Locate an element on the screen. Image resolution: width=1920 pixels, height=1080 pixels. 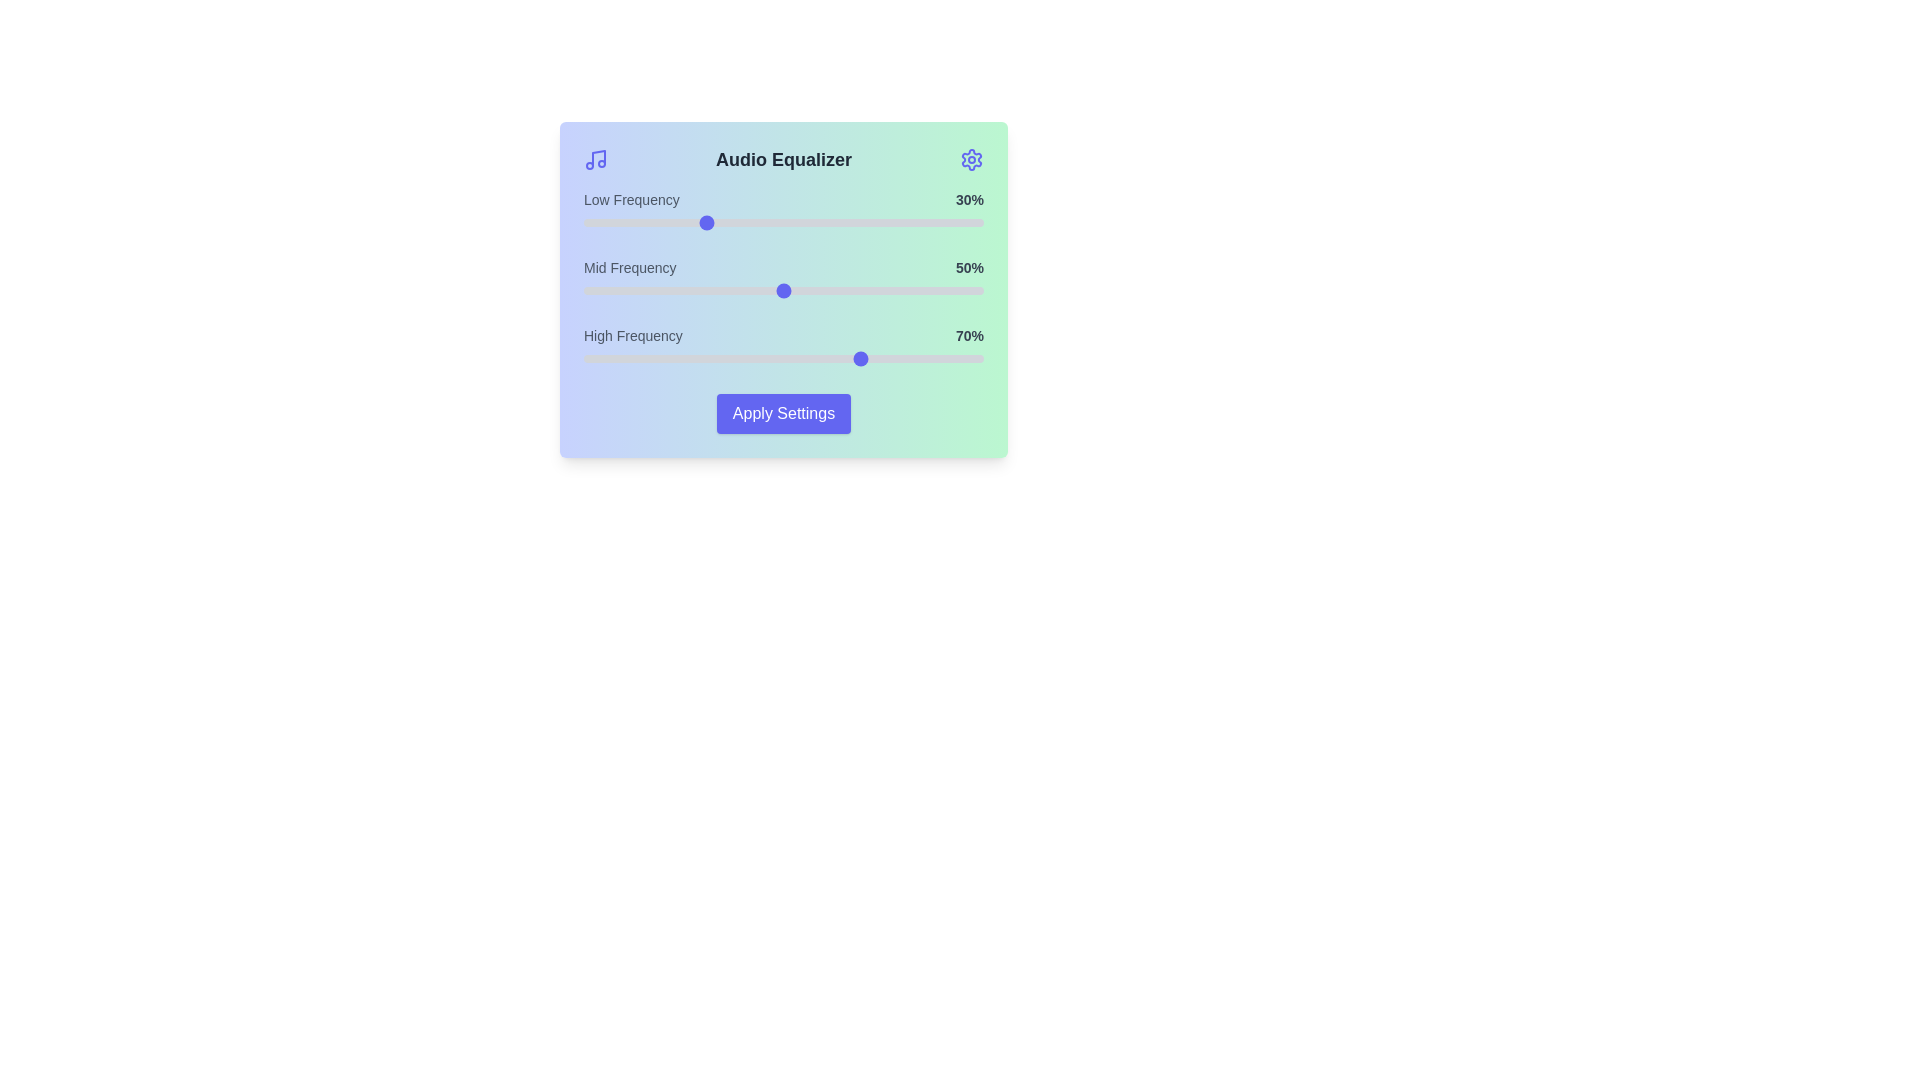
the Low Frequency slider to 29% is located at coordinates (700, 223).